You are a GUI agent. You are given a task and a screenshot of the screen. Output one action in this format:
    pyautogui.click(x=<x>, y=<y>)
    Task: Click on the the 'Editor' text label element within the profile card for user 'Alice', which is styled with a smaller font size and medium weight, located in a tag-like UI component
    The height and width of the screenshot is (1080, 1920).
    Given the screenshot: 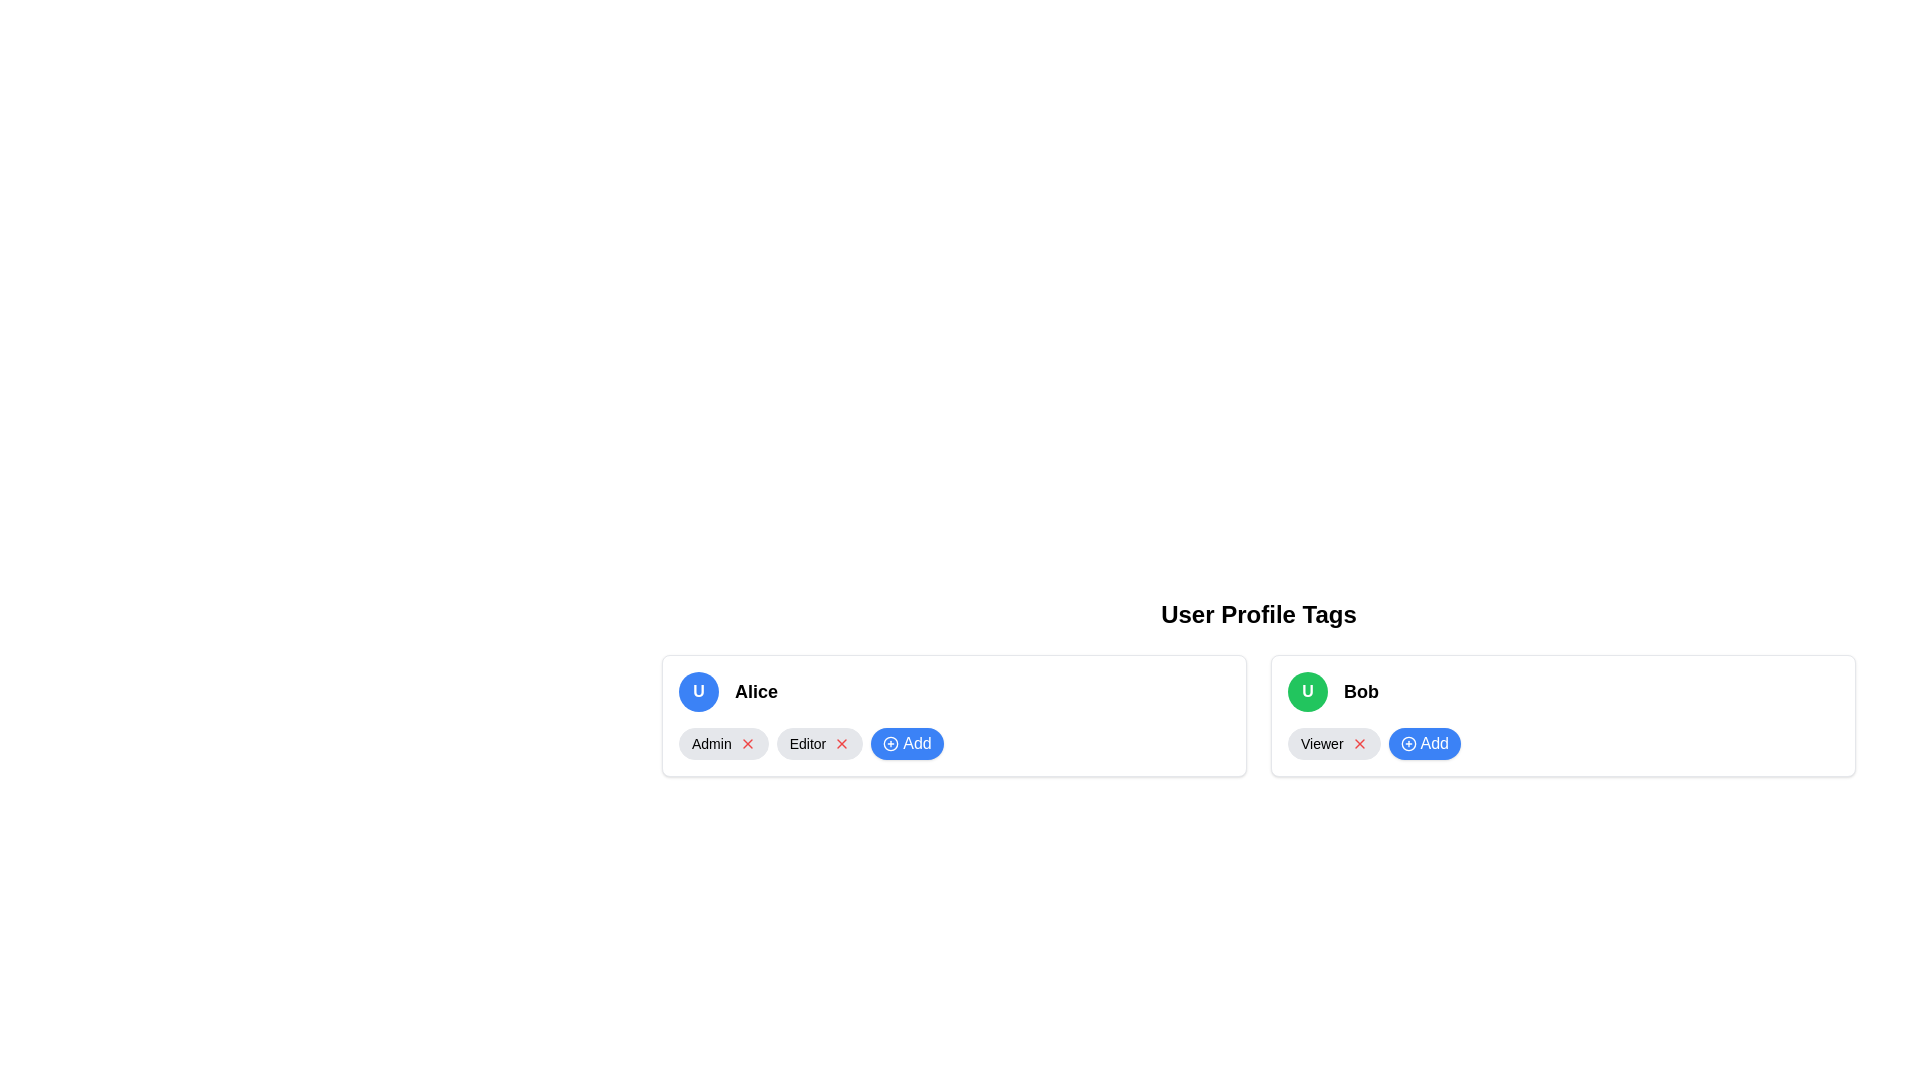 What is the action you would take?
    pyautogui.click(x=807, y=744)
    